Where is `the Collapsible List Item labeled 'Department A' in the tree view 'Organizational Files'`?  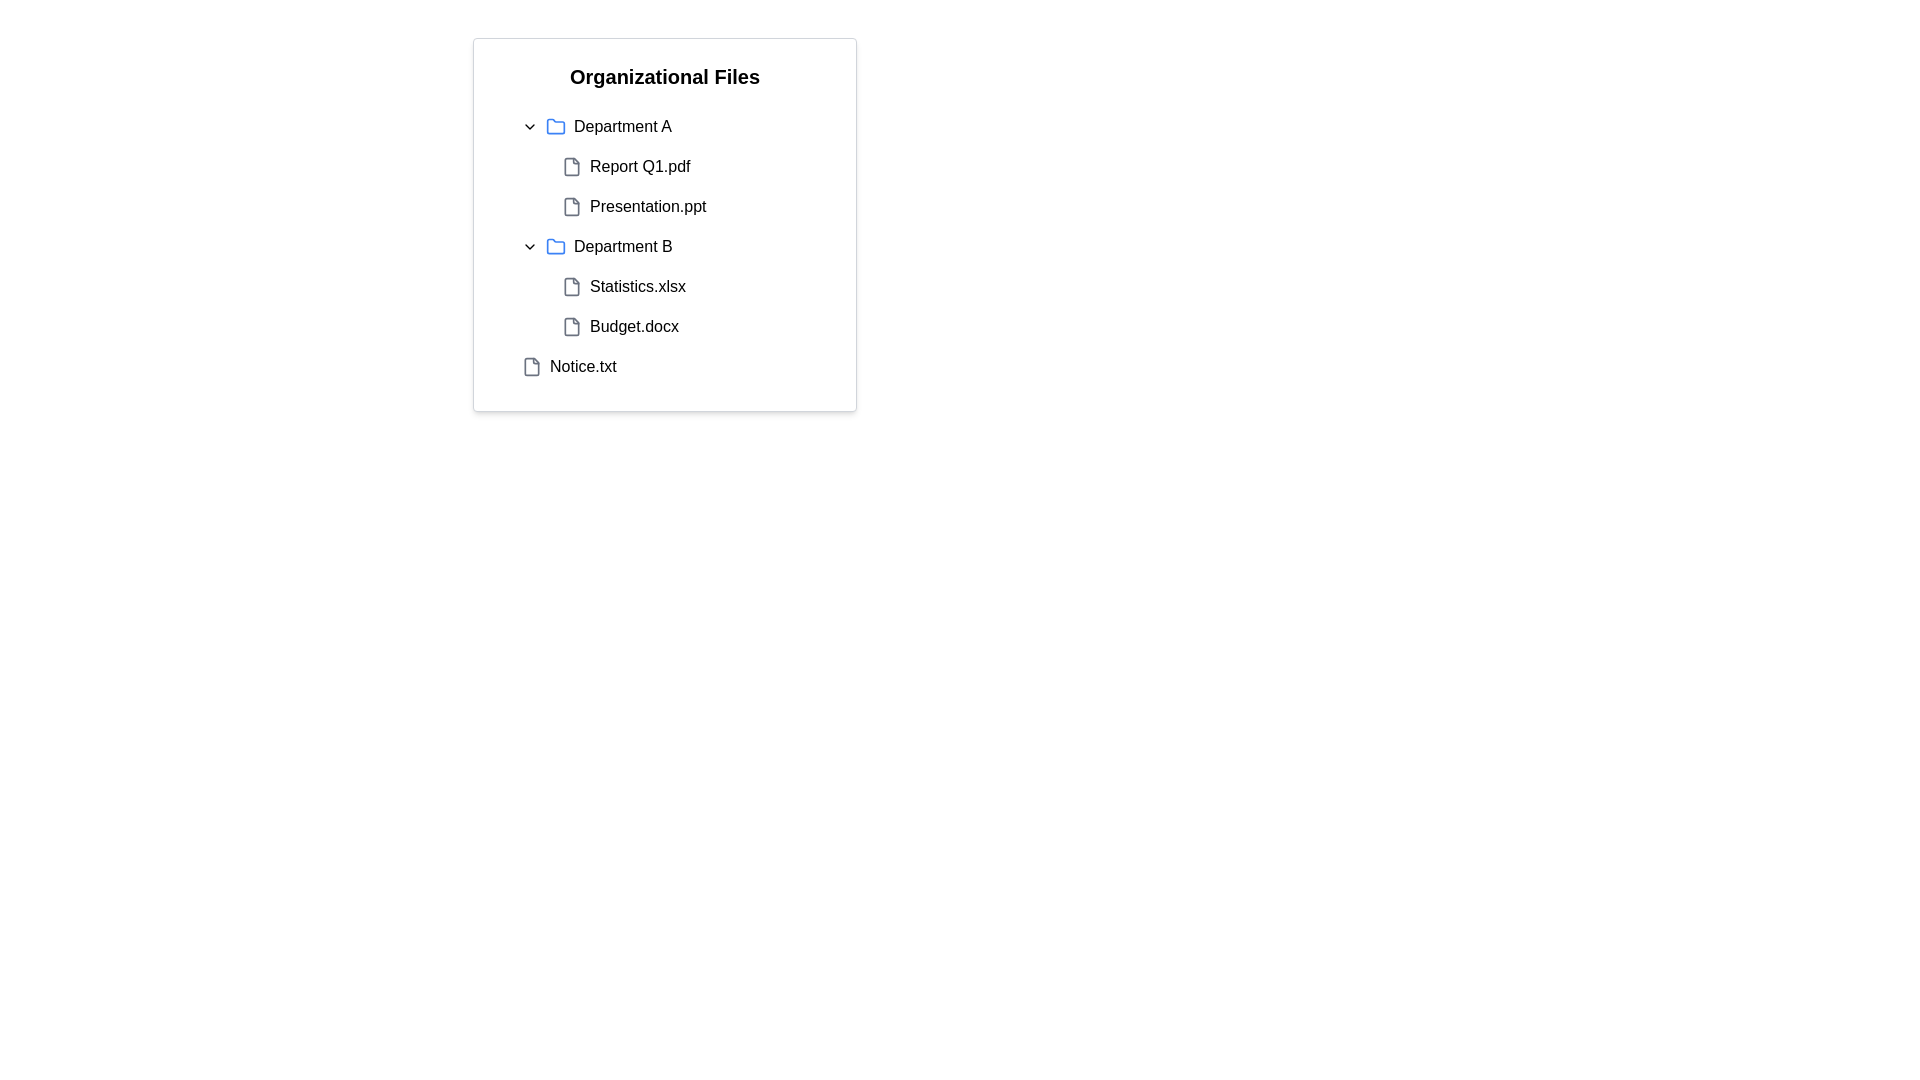
the Collapsible List Item labeled 'Department A' in the tree view 'Organizational Files' is located at coordinates (595, 127).